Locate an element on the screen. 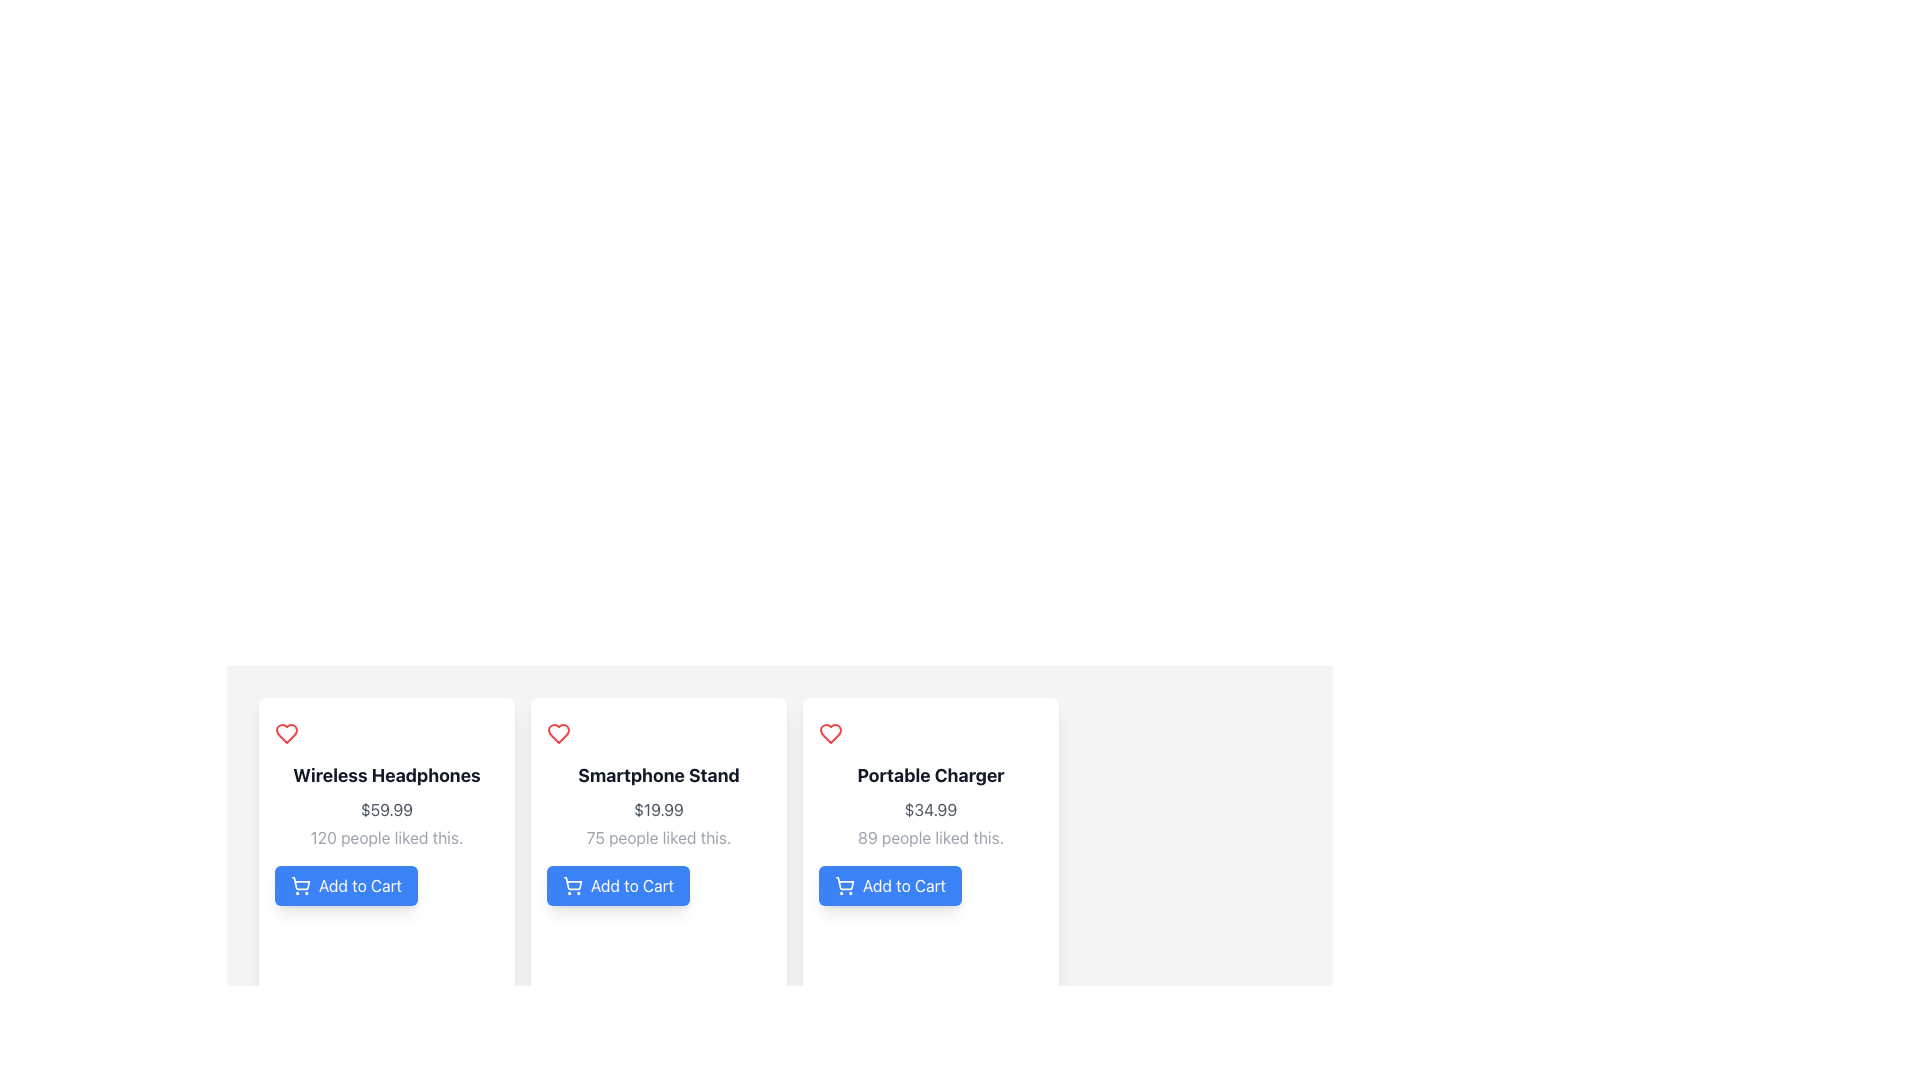  the static text label that displays the product's name, located in the third card just above the price and below the heart icon is located at coordinates (930, 774).